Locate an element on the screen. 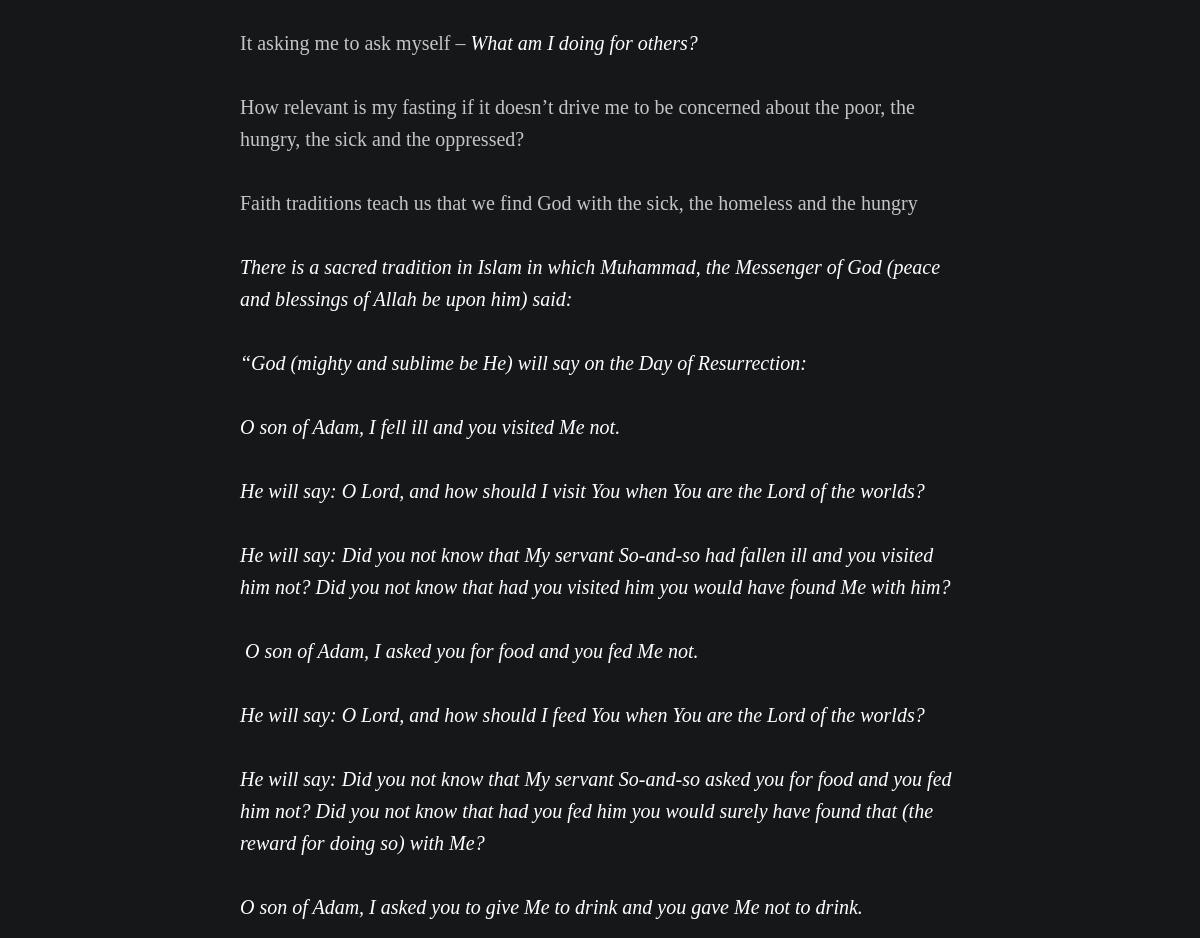  'O son of Adam, I asked you to give Me to drink and you gave Me not to drink.' is located at coordinates (550, 906).